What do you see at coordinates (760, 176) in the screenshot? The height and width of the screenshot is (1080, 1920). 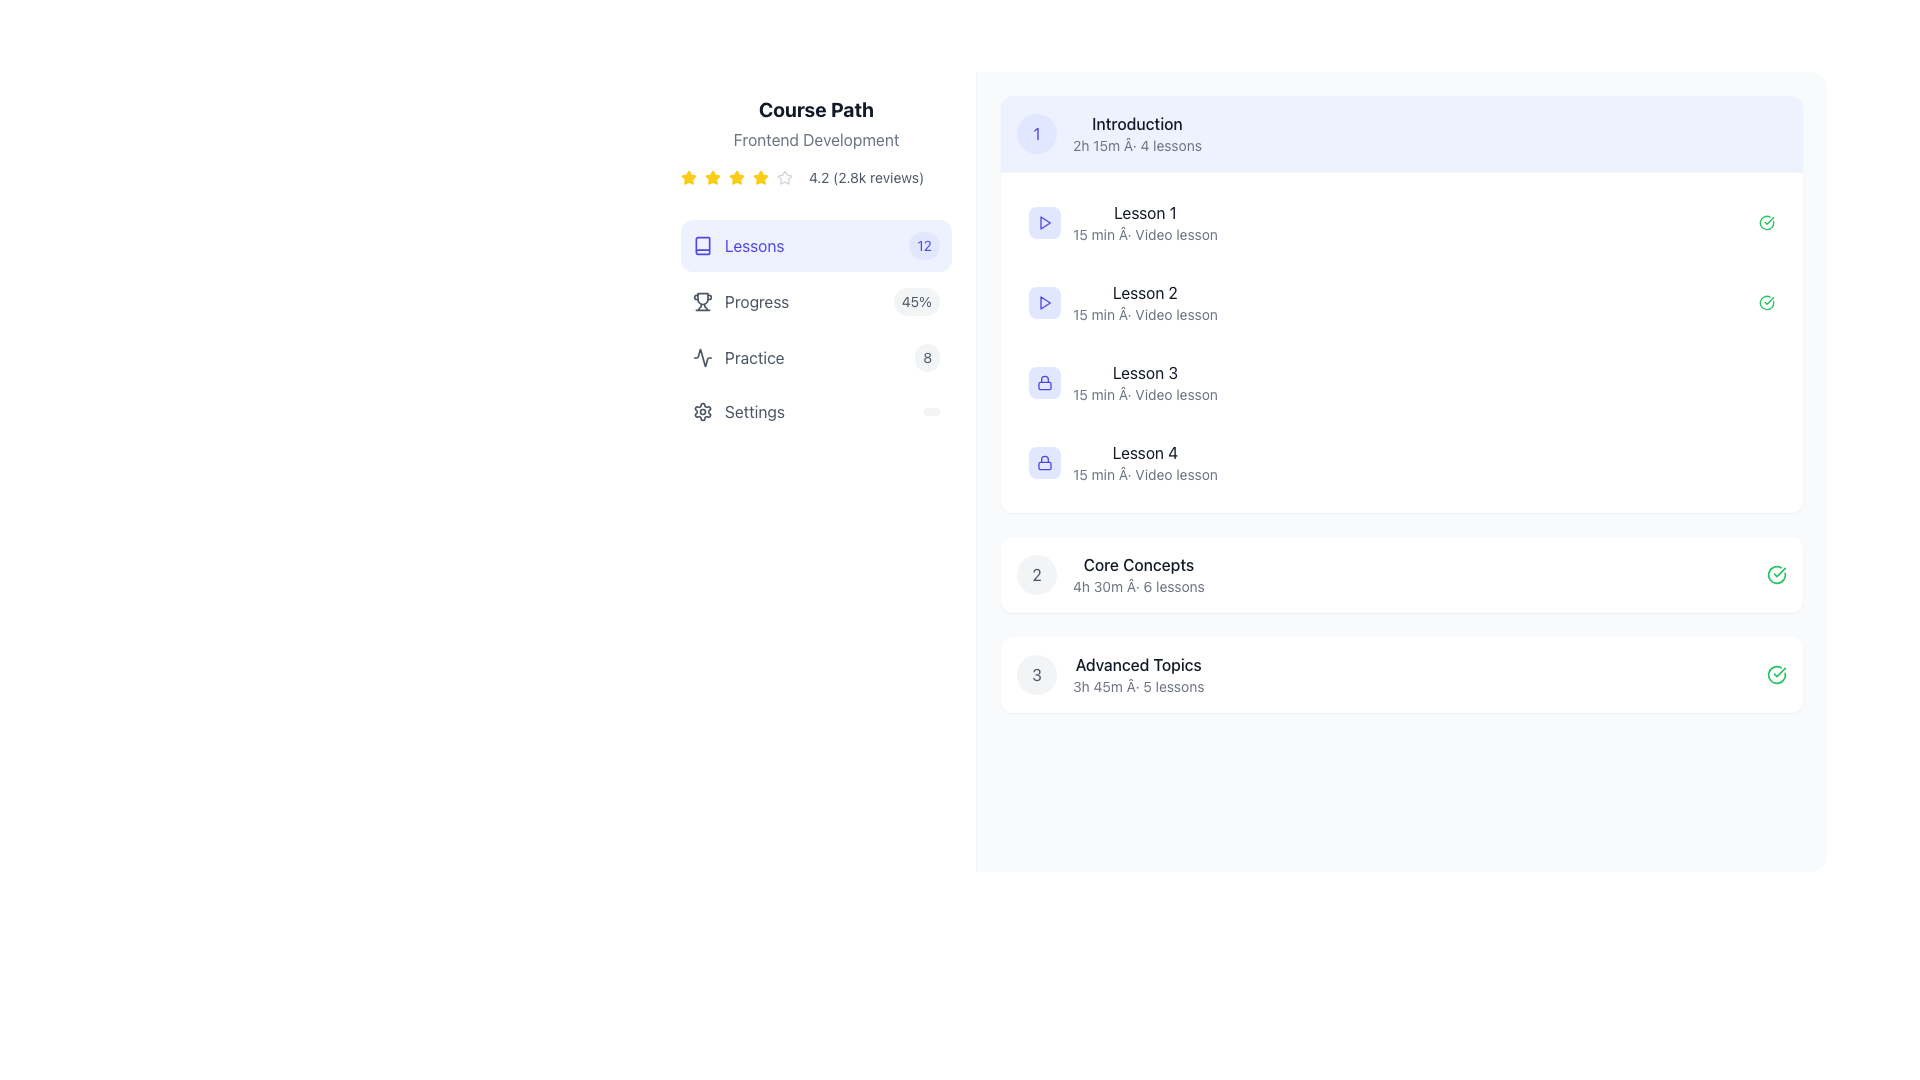 I see `the fifth yellow star icon in the rating system, which is located above the text '4.2 (2.8k reviews)' and to the right of four filled stars` at bounding box center [760, 176].